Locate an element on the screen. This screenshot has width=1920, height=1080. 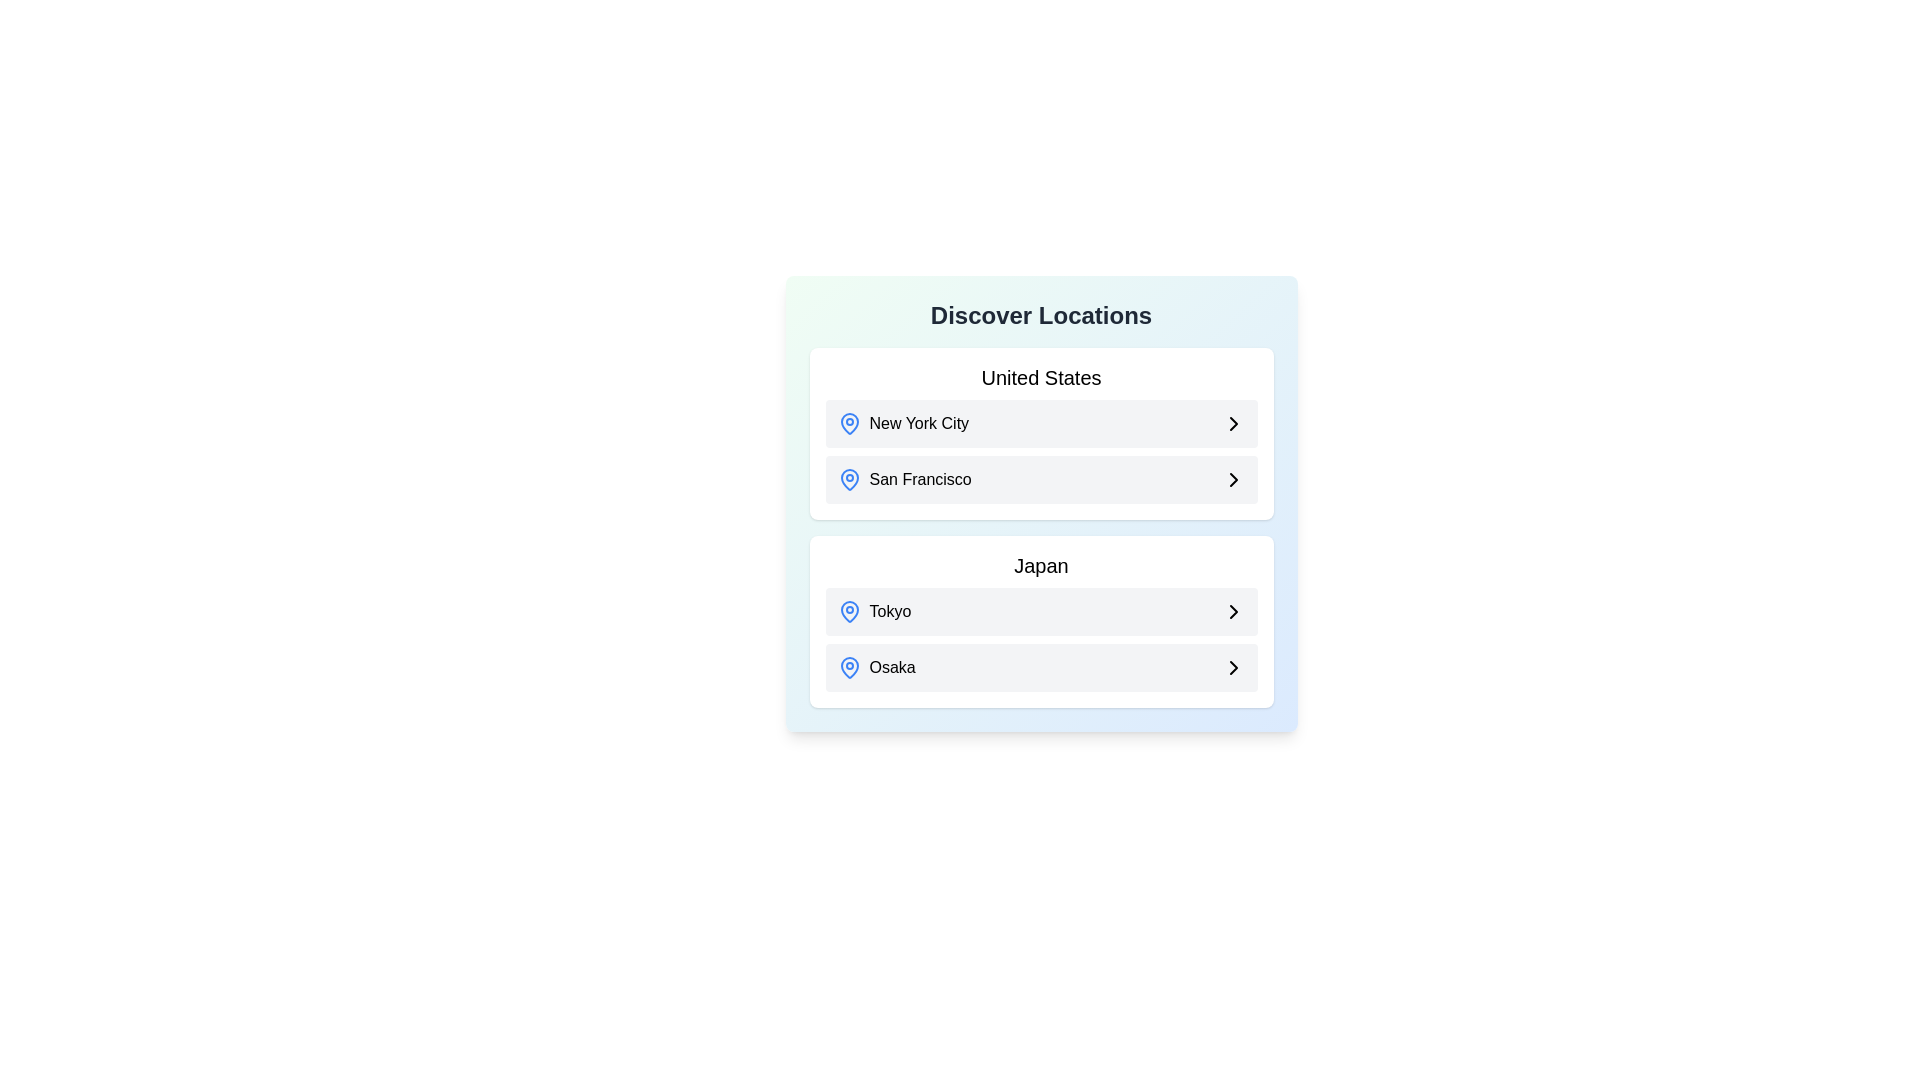
the right-pointing chevron arrow icon associated with the 'San Francisco' list item is located at coordinates (1232, 479).